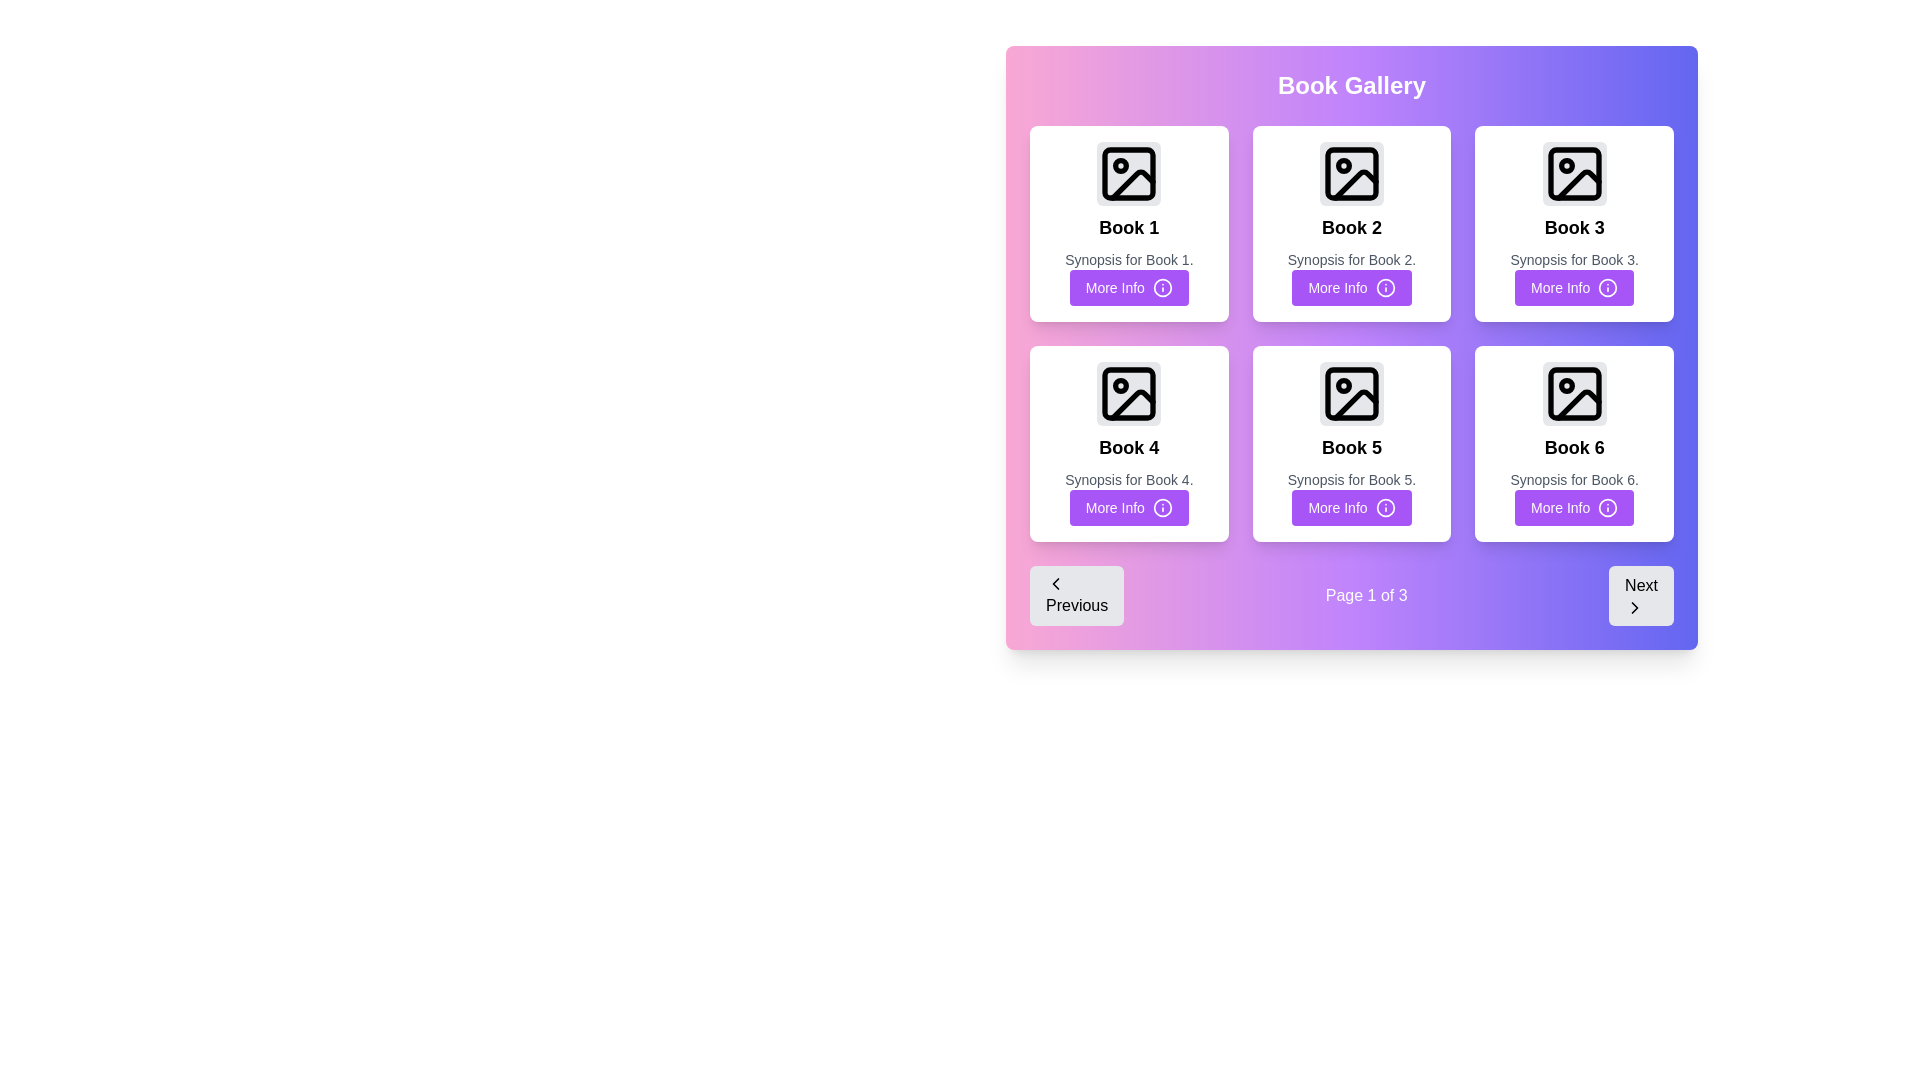 This screenshot has height=1080, width=1920. What do you see at coordinates (1384, 288) in the screenshot?
I see `the 'More Info' button represented by a circular icon with an information symbol ('i') inside it, located at the center of the second column of the grid of books, below the 'Book 2' section` at bounding box center [1384, 288].